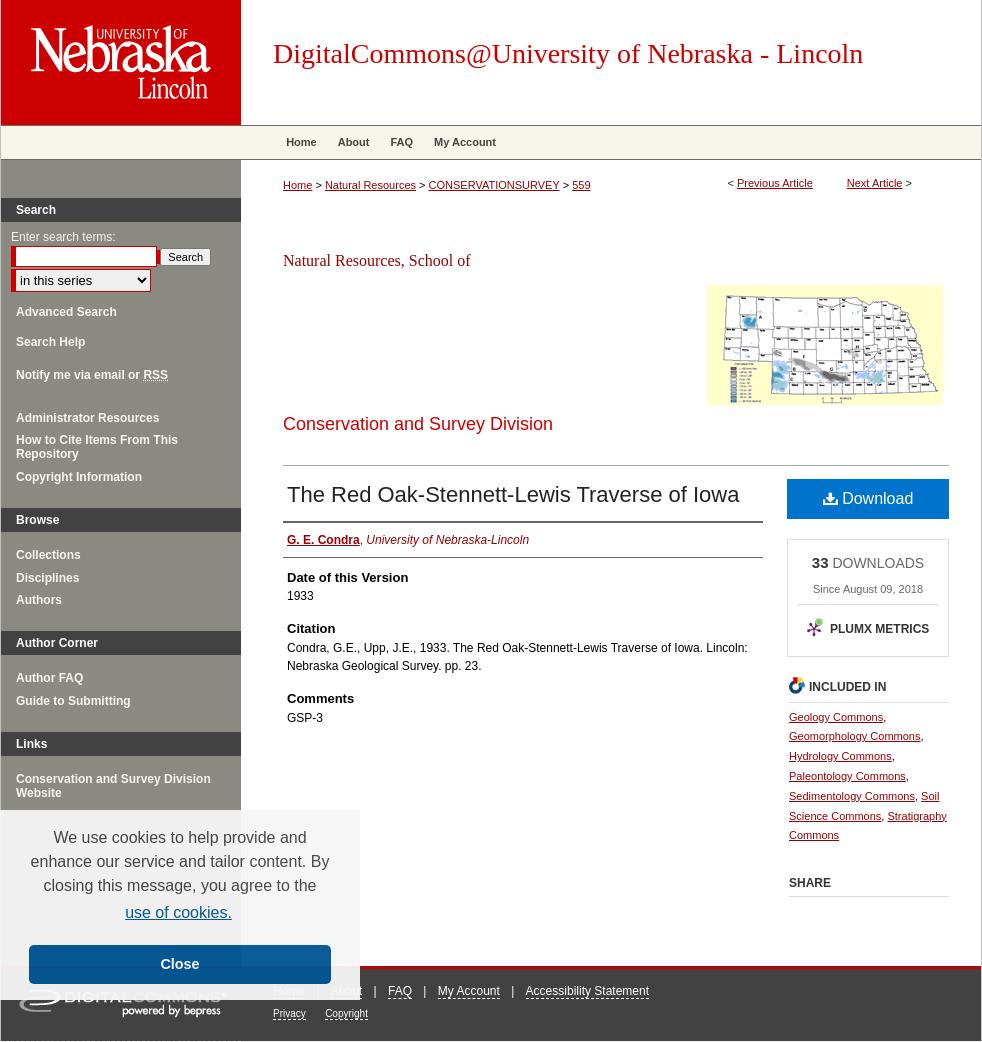  I want to click on 'Comments', so click(320, 696).